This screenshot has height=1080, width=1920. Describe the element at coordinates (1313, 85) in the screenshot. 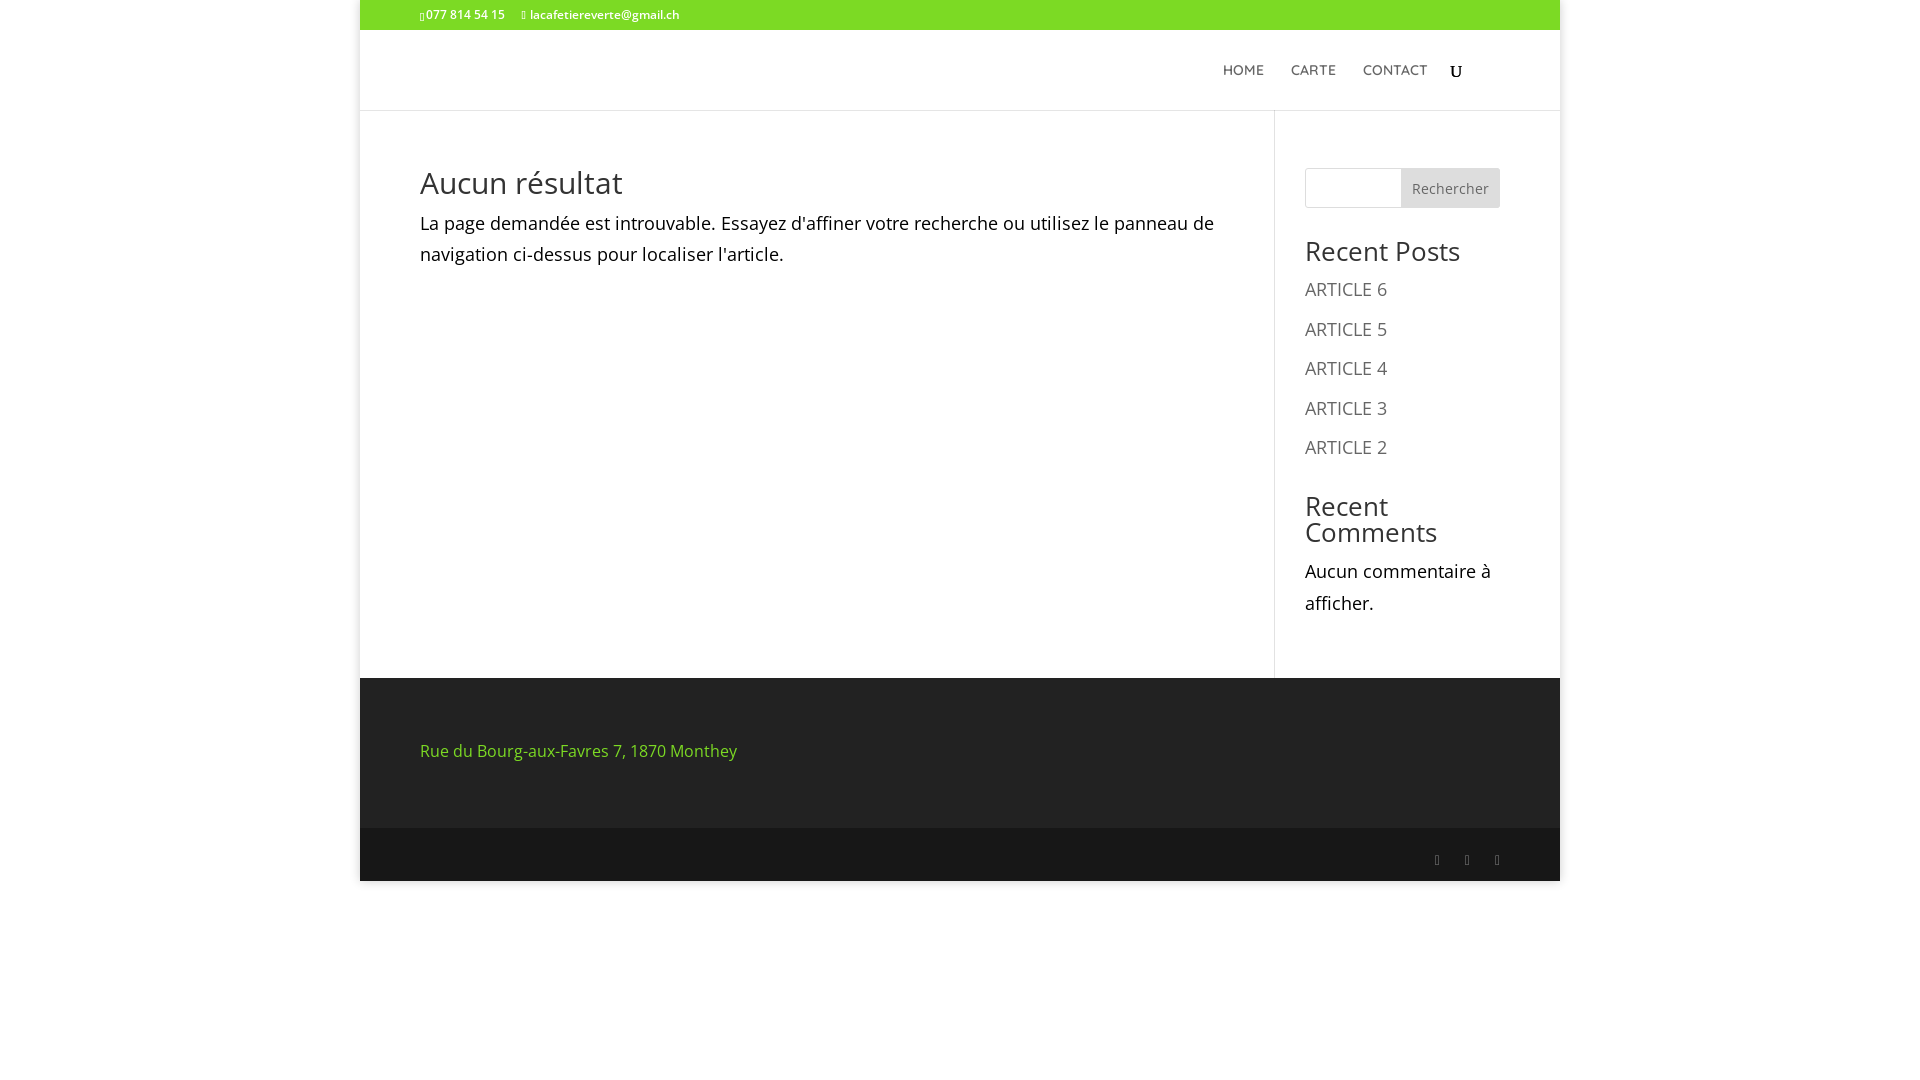

I see `'CARTE'` at that location.